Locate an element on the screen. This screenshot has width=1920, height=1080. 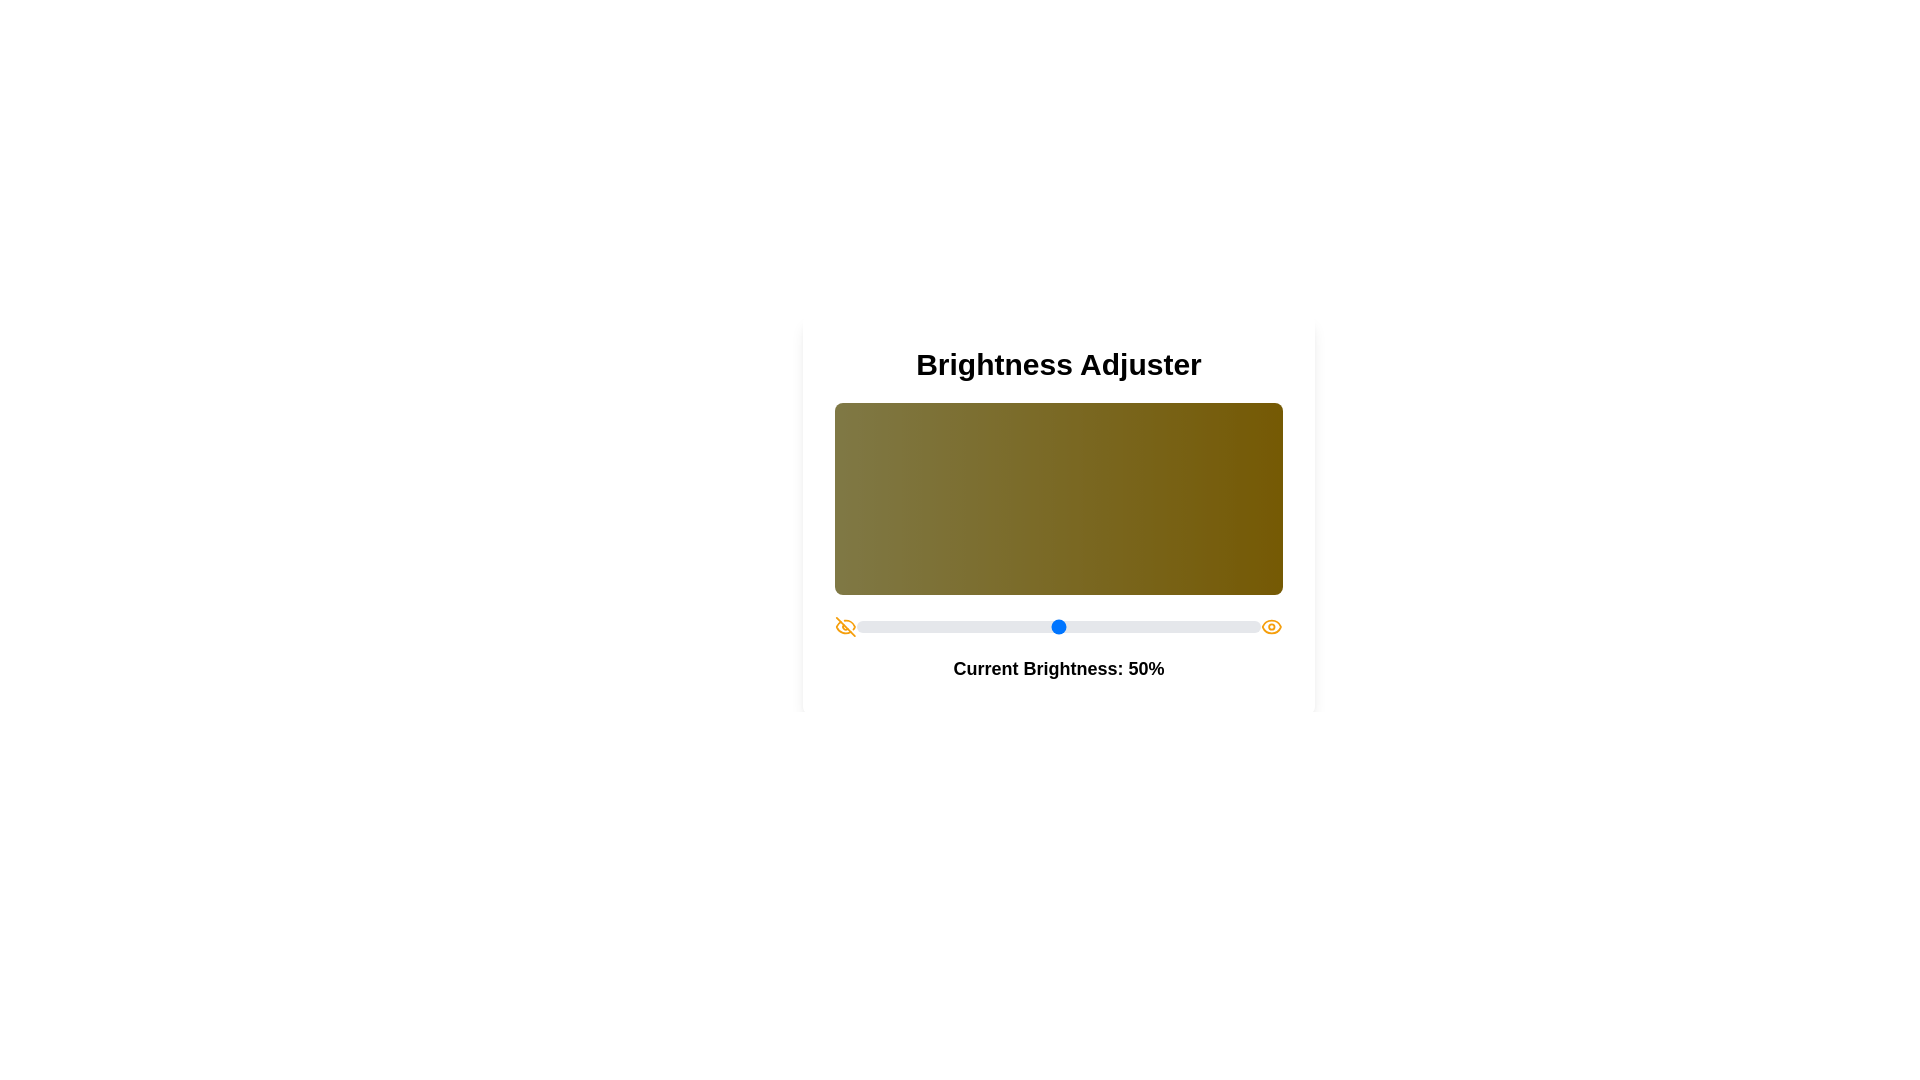
the brightness slider to 62% is located at coordinates (1106, 626).